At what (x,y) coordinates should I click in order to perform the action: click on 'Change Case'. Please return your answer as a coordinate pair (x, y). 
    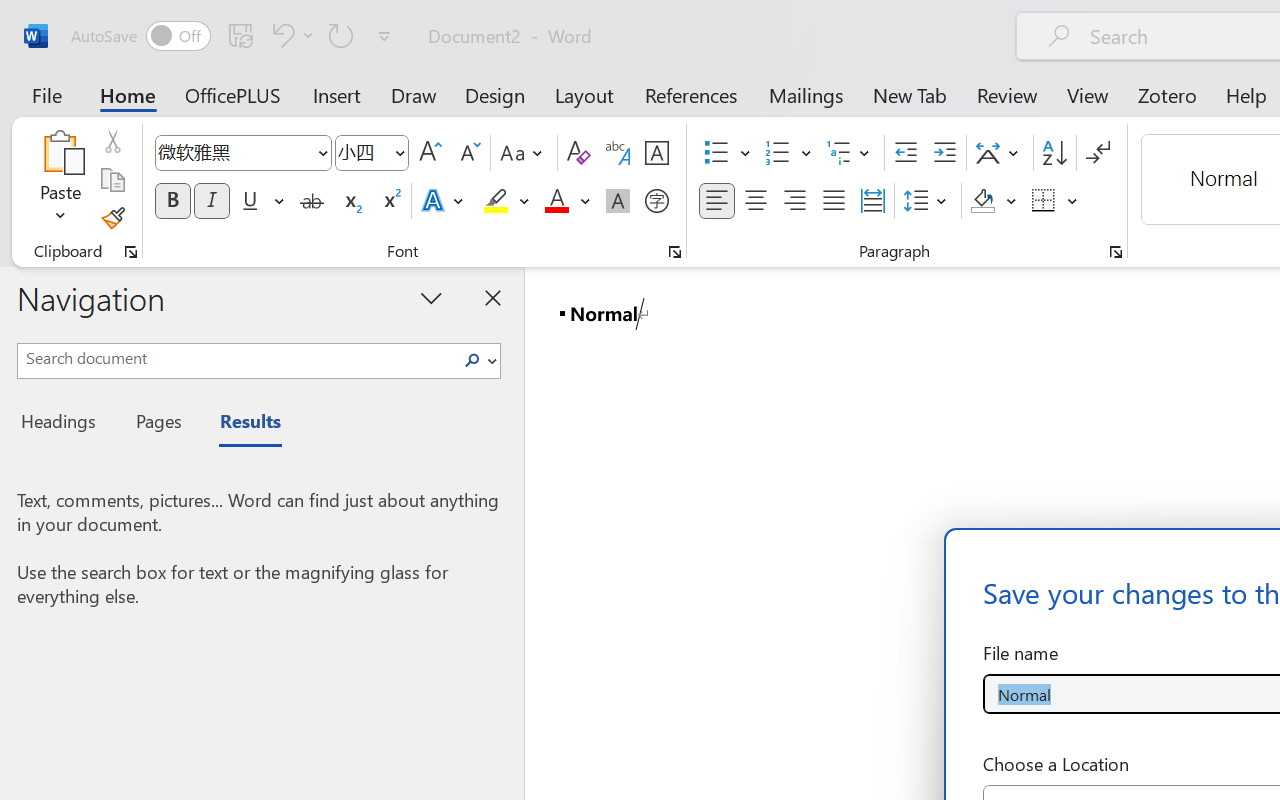
    Looking at the image, I should click on (524, 153).